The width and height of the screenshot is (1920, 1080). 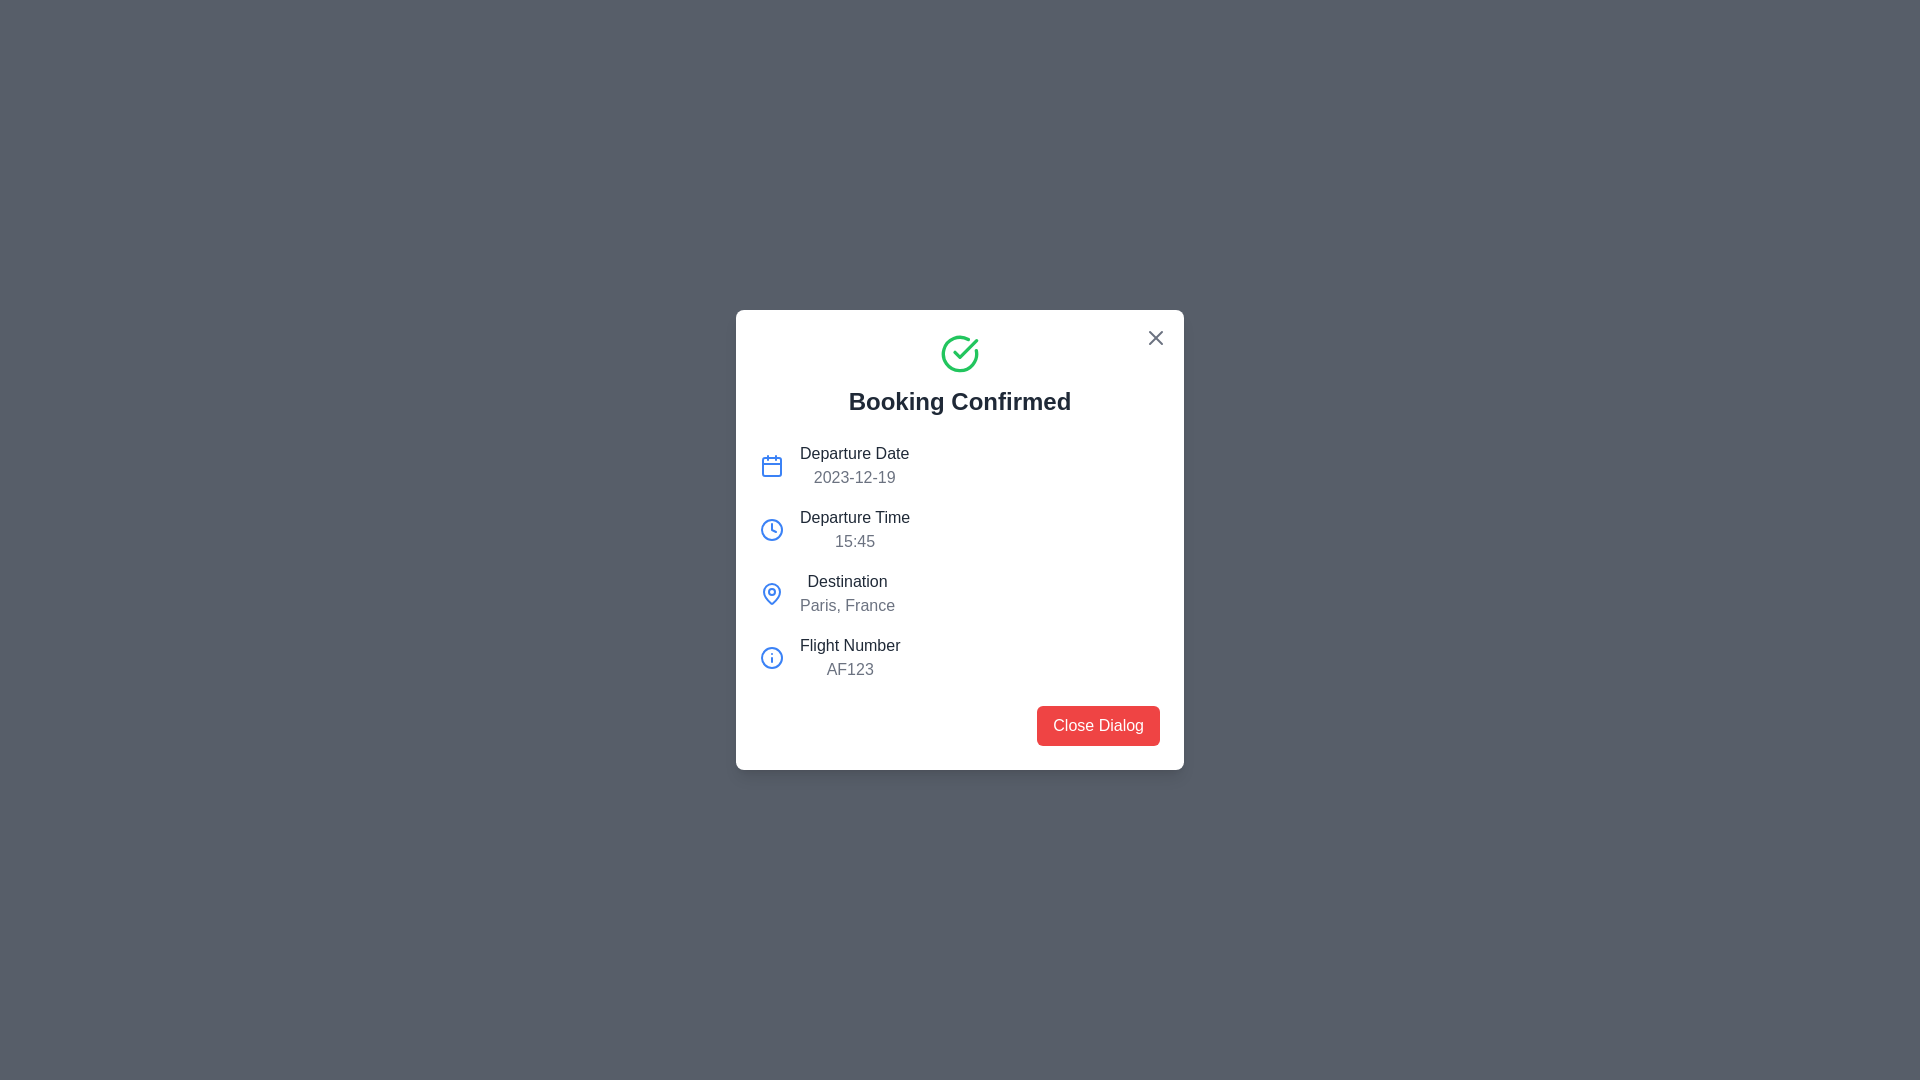 What do you see at coordinates (771, 593) in the screenshot?
I see `the destination icon located in the booking confirmation dialog, adjacent to the 'Destination' label` at bounding box center [771, 593].